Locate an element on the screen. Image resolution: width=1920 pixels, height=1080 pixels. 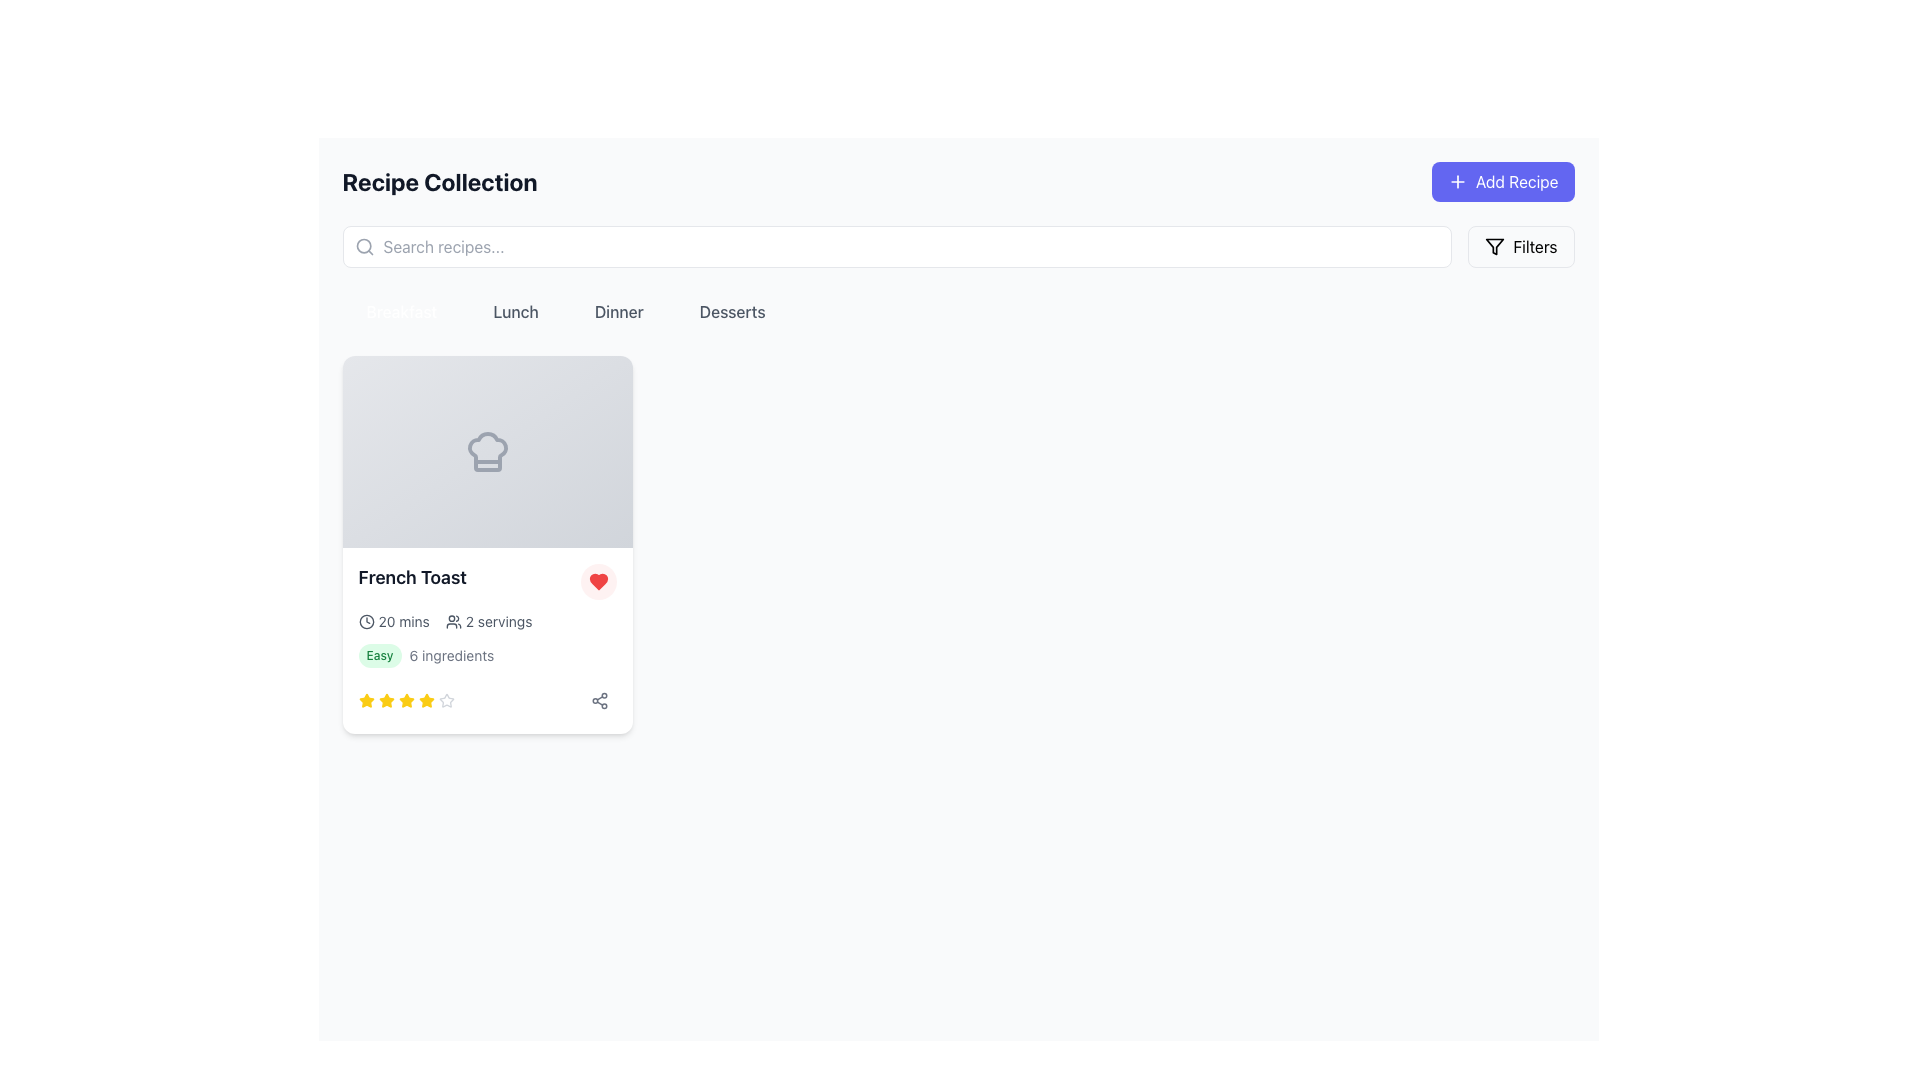
the Search bar with a filter button located beneath the 'Recipe Collection' title is located at coordinates (957, 245).